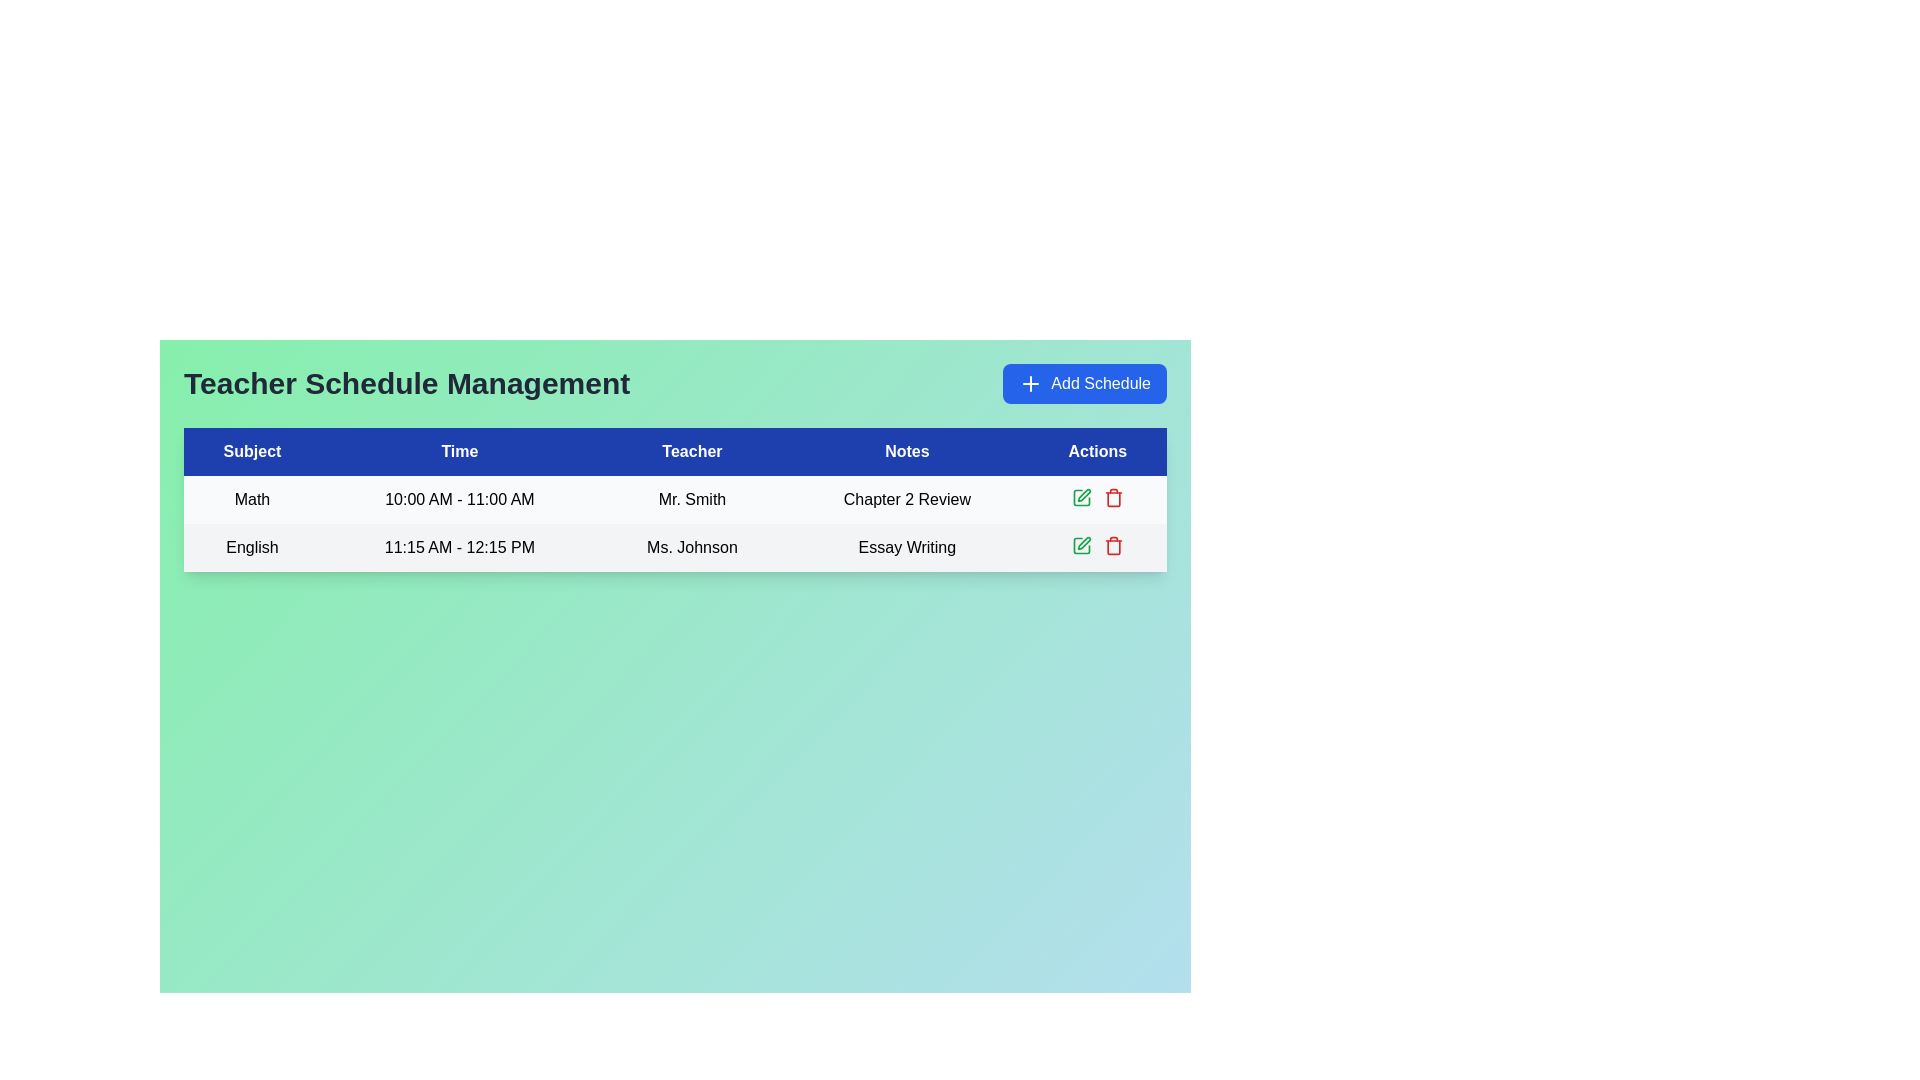 The image size is (1920, 1080). What do you see at coordinates (1083, 543) in the screenshot?
I see `the SVG icon resembling a pen in the 'Actions' column of the second row to initiate the edit action` at bounding box center [1083, 543].